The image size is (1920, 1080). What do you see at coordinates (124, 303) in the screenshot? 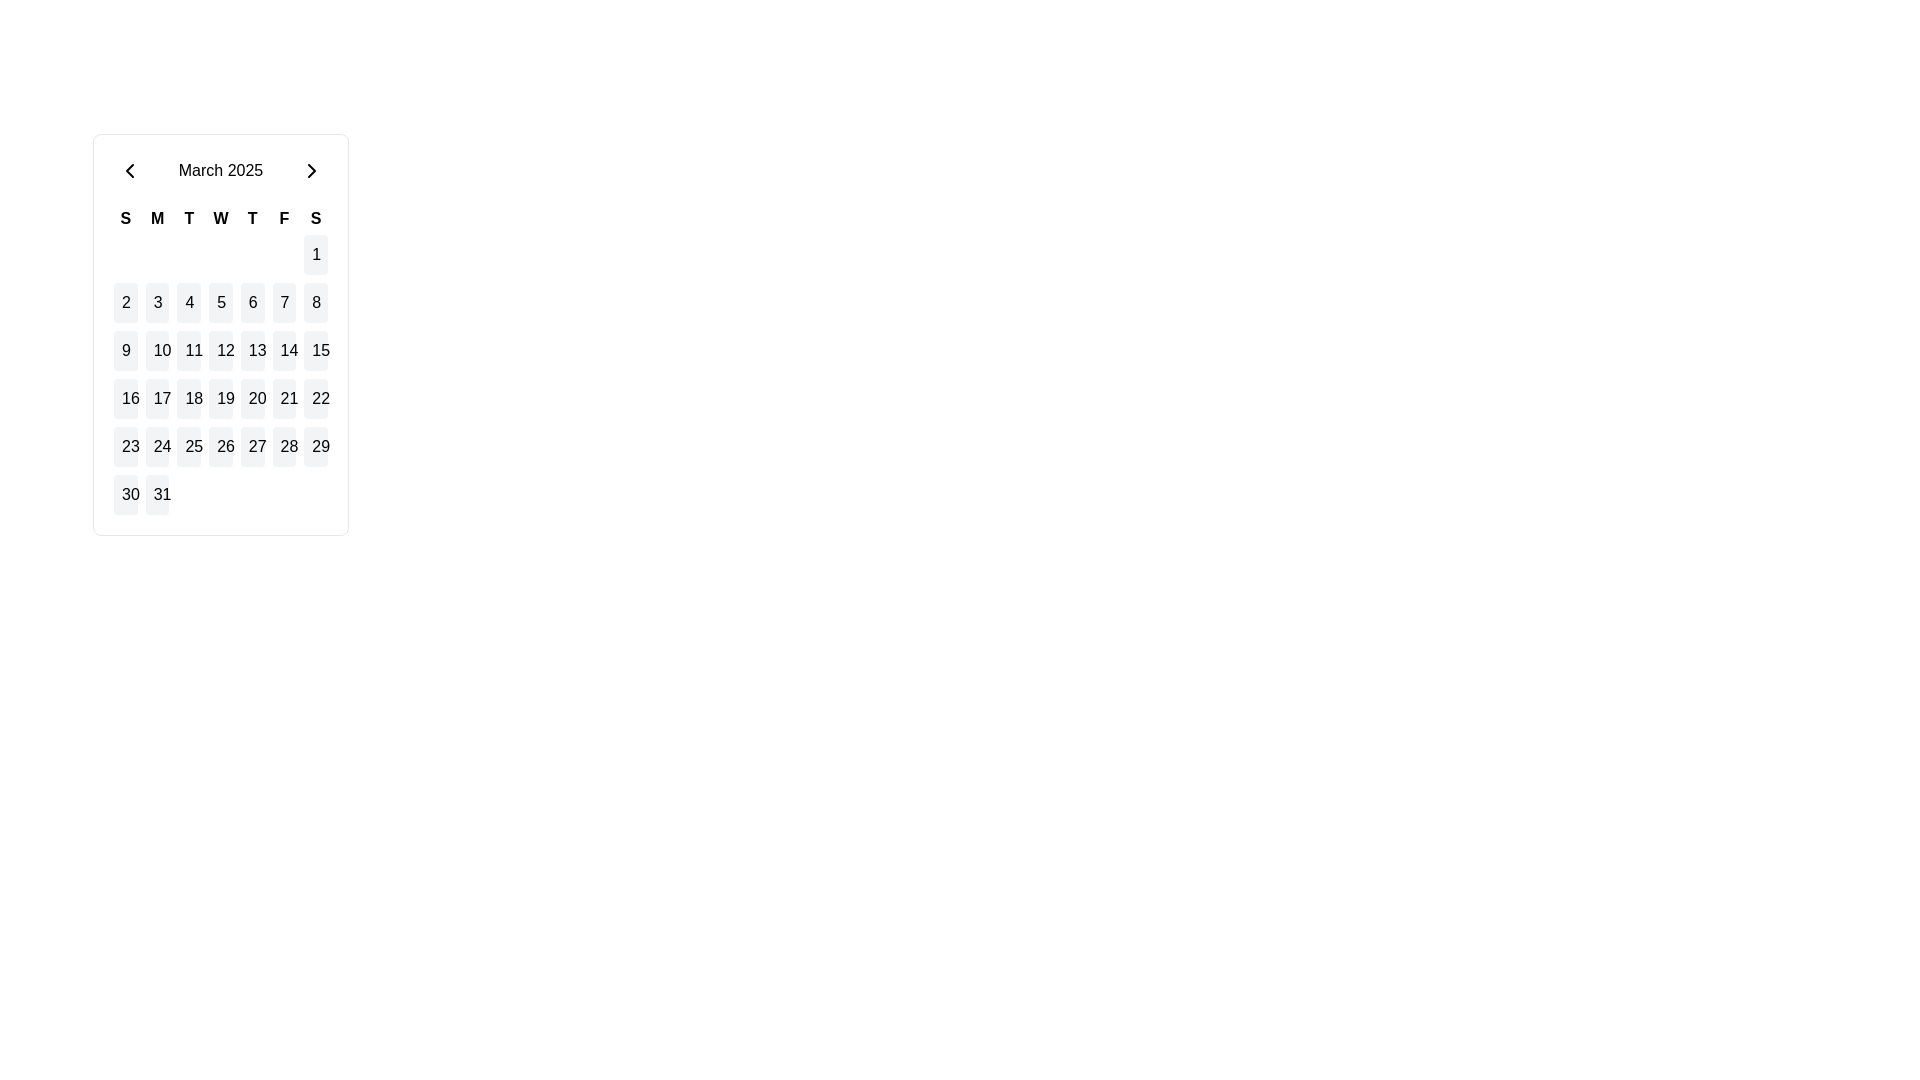
I see `the rounded button with a light gray background and black text displaying the number '2'` at bounding box center [124, 303].